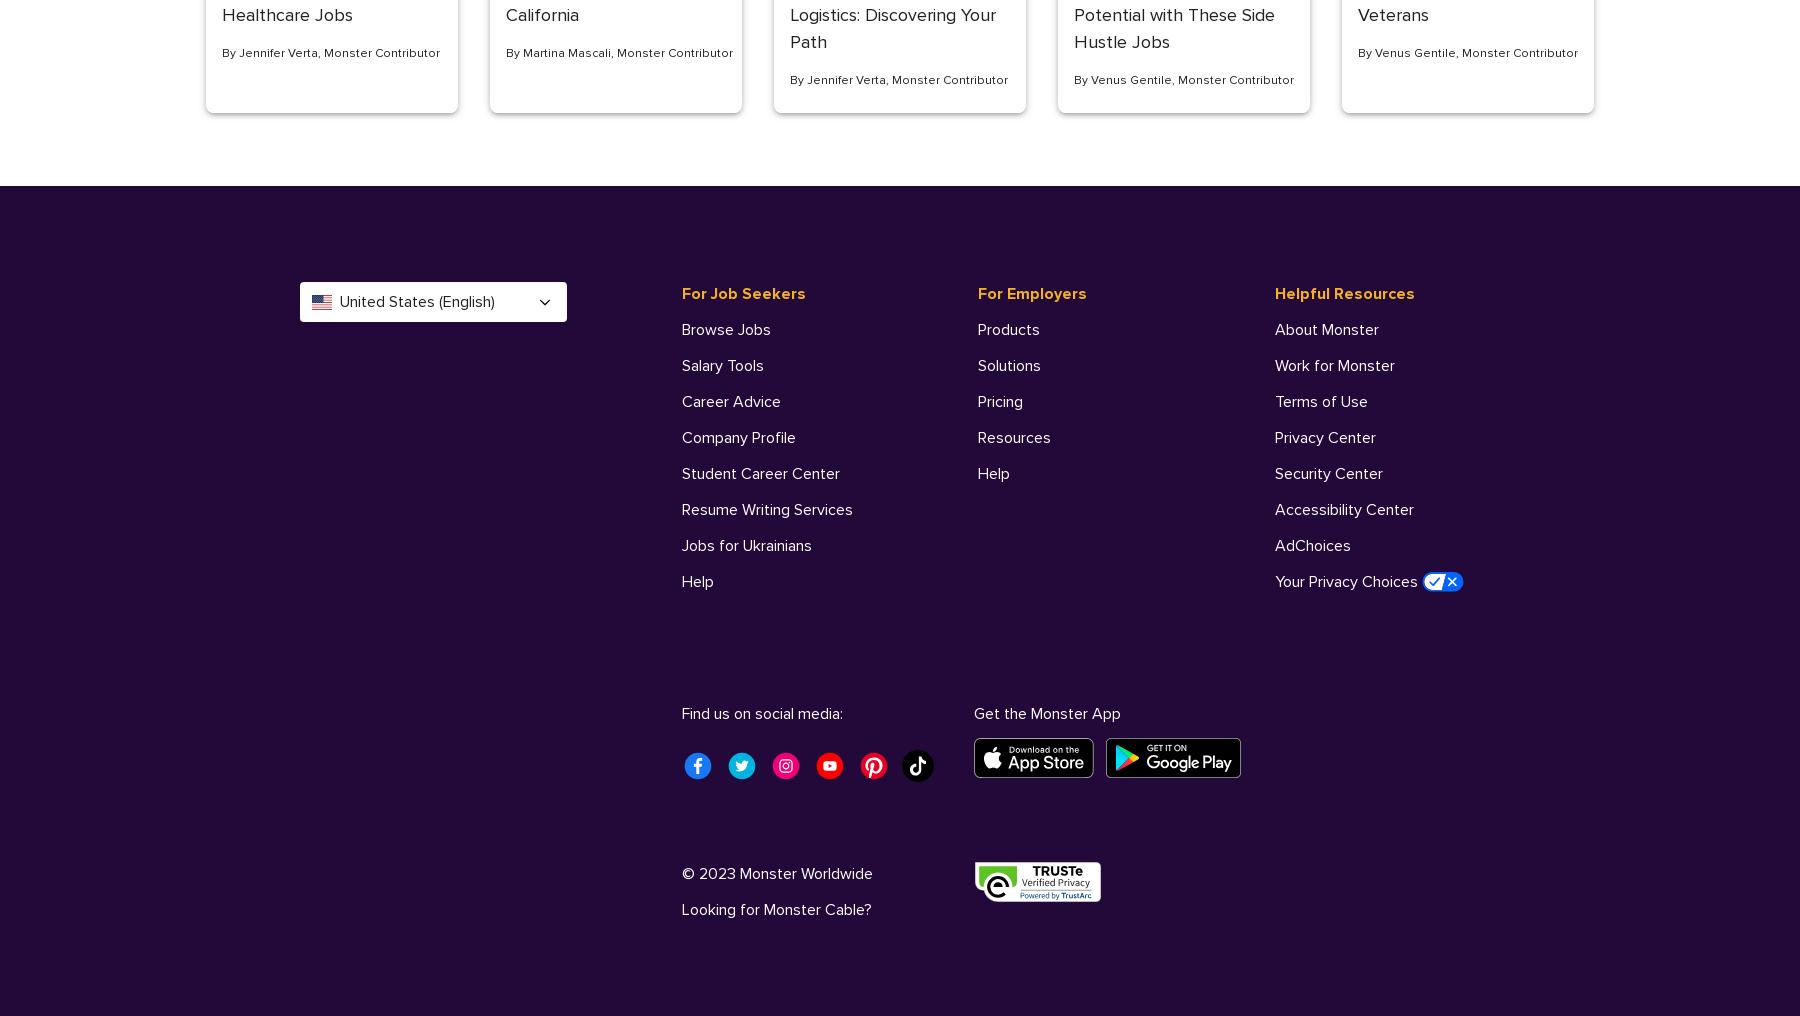  What do you see at coordinates (760, 473) in the screenshot?
I see `'Student Career Center'` at bounding box center [760, 473].